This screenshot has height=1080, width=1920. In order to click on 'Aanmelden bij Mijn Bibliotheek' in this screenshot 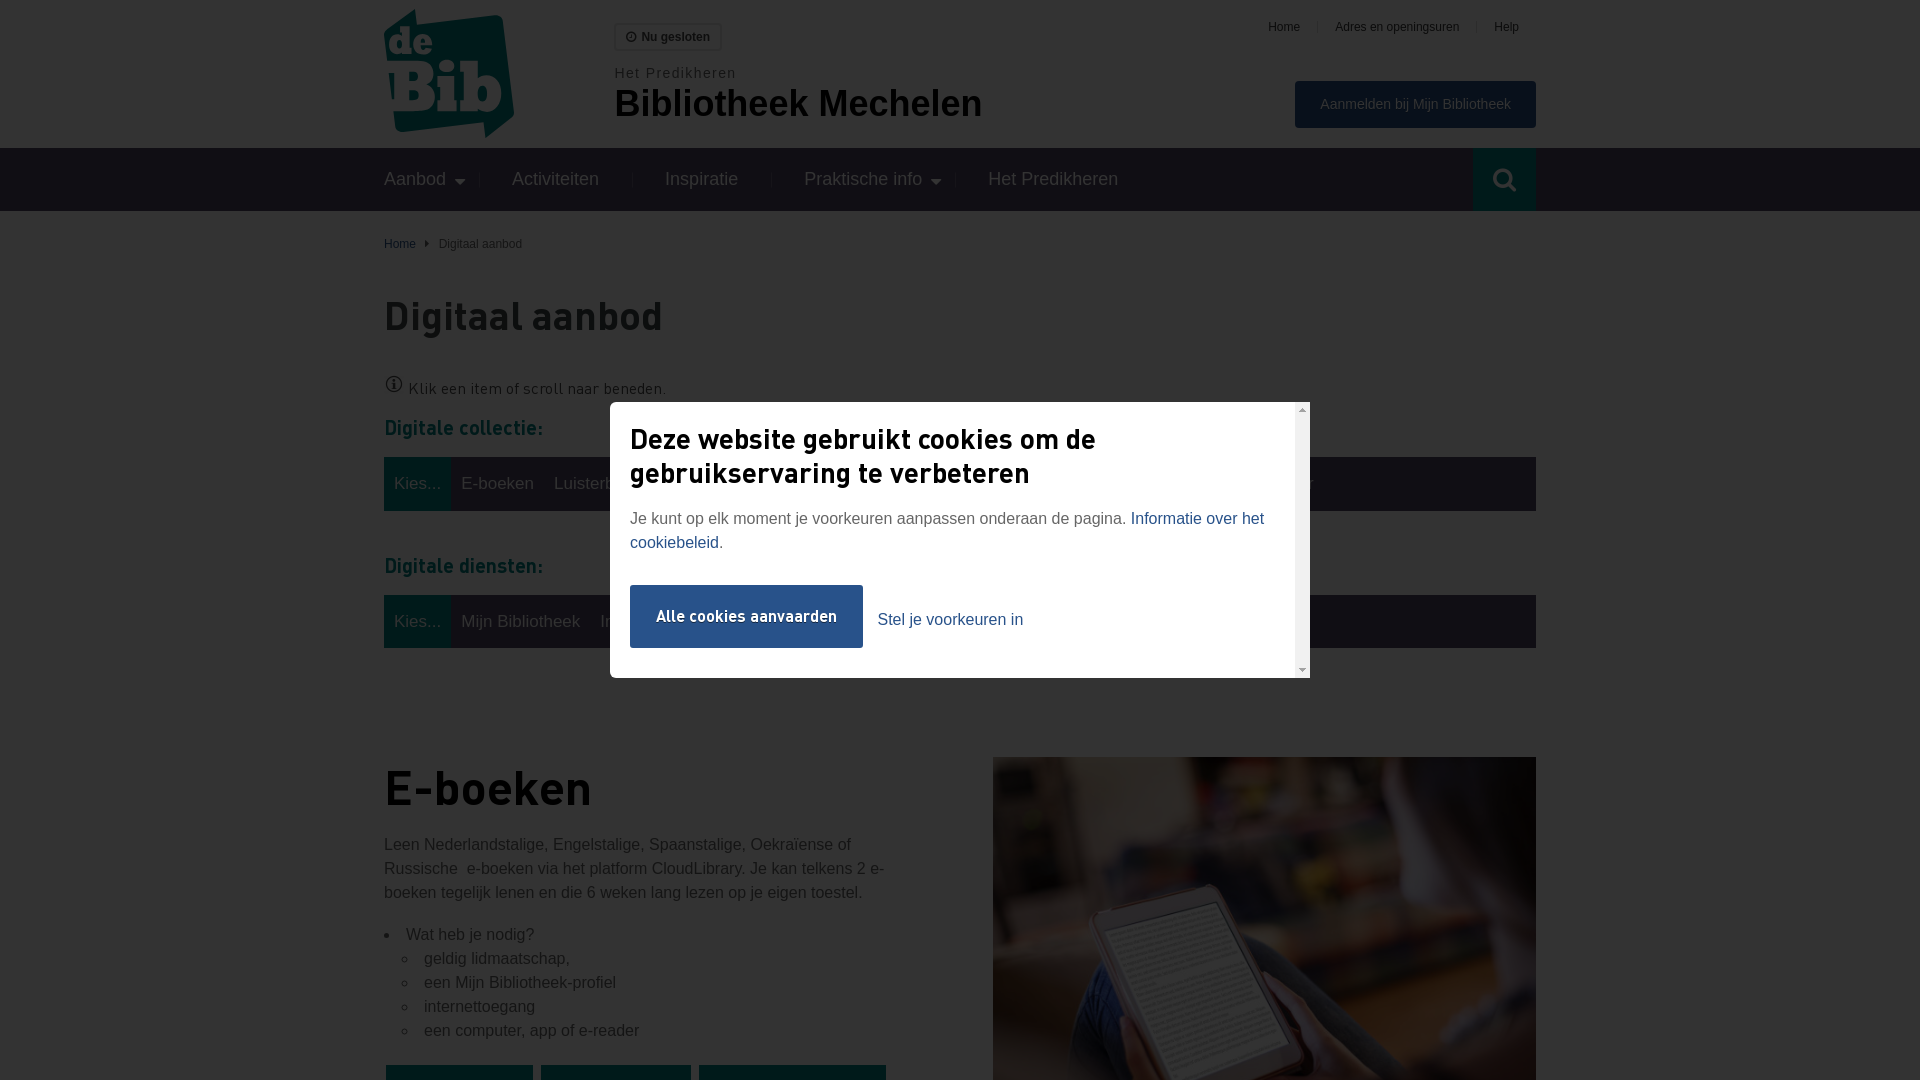, I will do `click(1414, 104)`.